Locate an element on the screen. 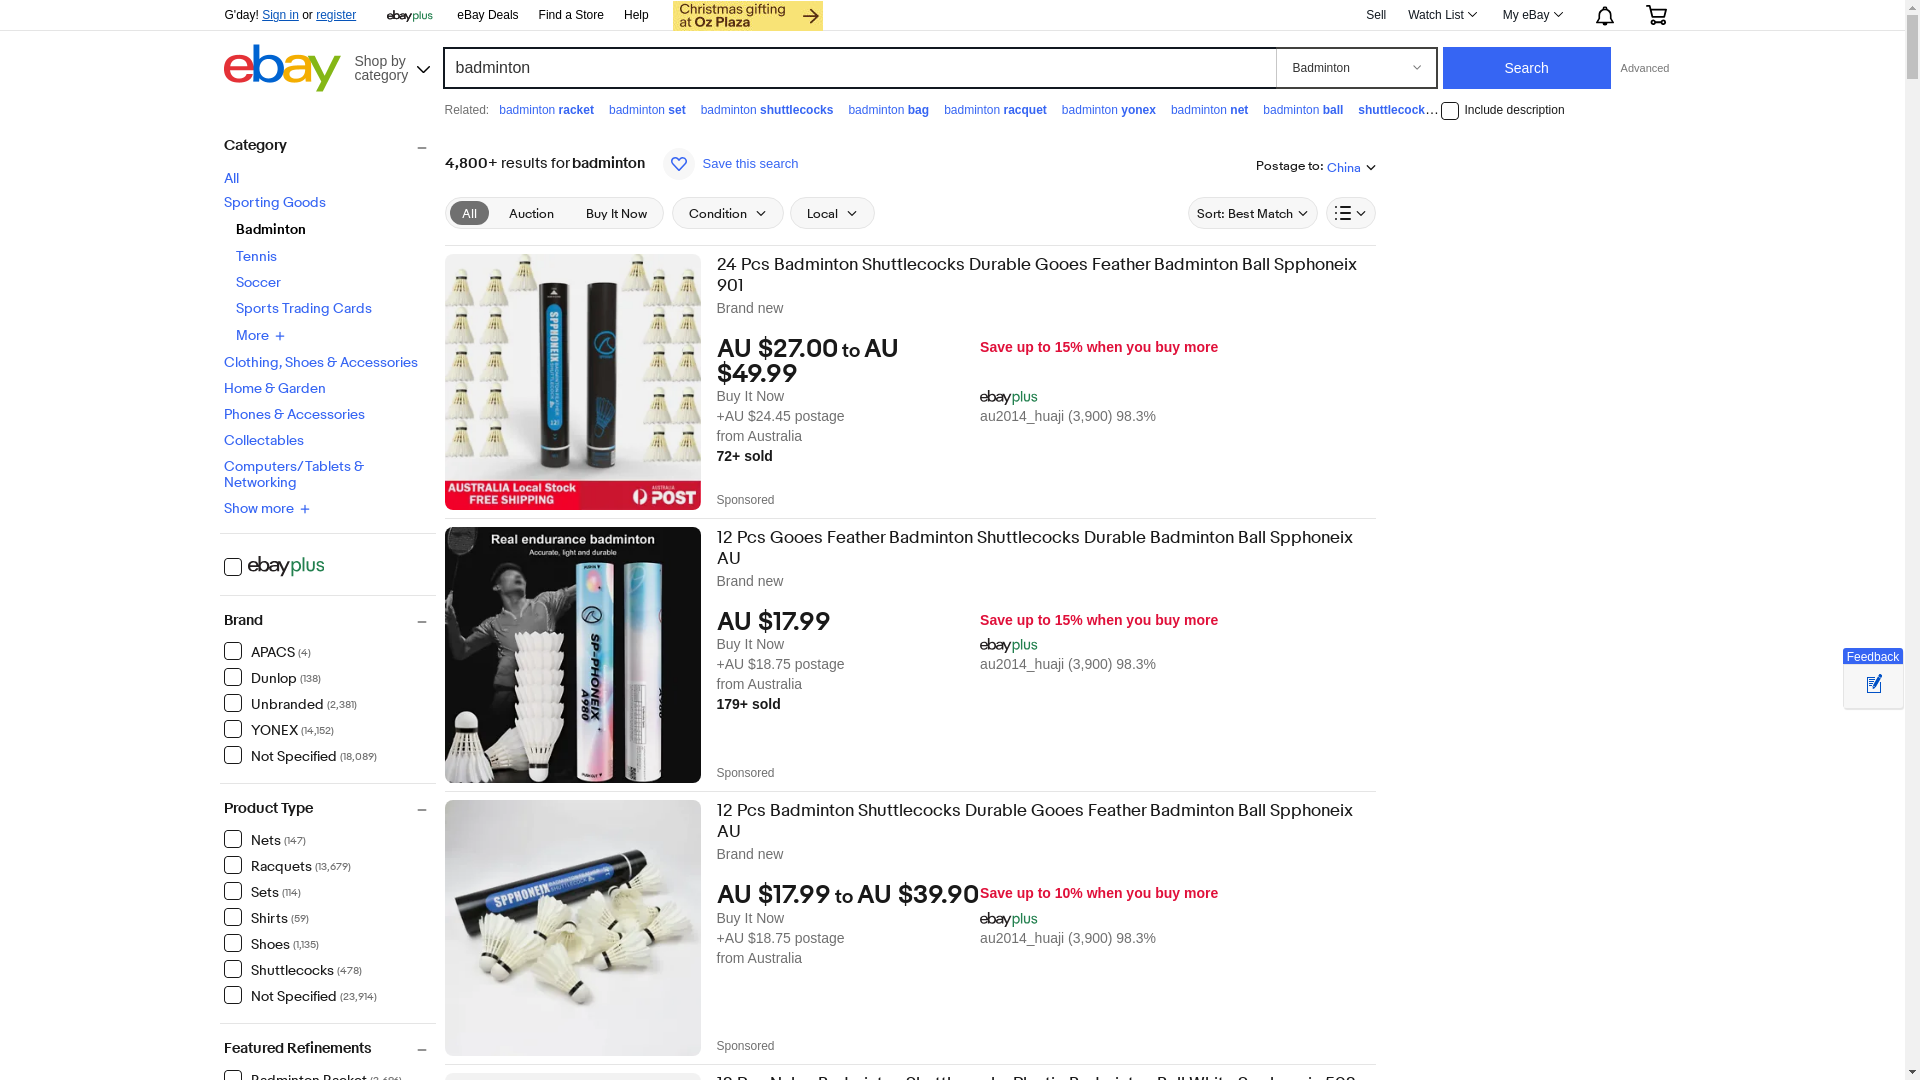 The image size is (1920, 1080). 'badminton net' is located at coordinates (1208, 110).